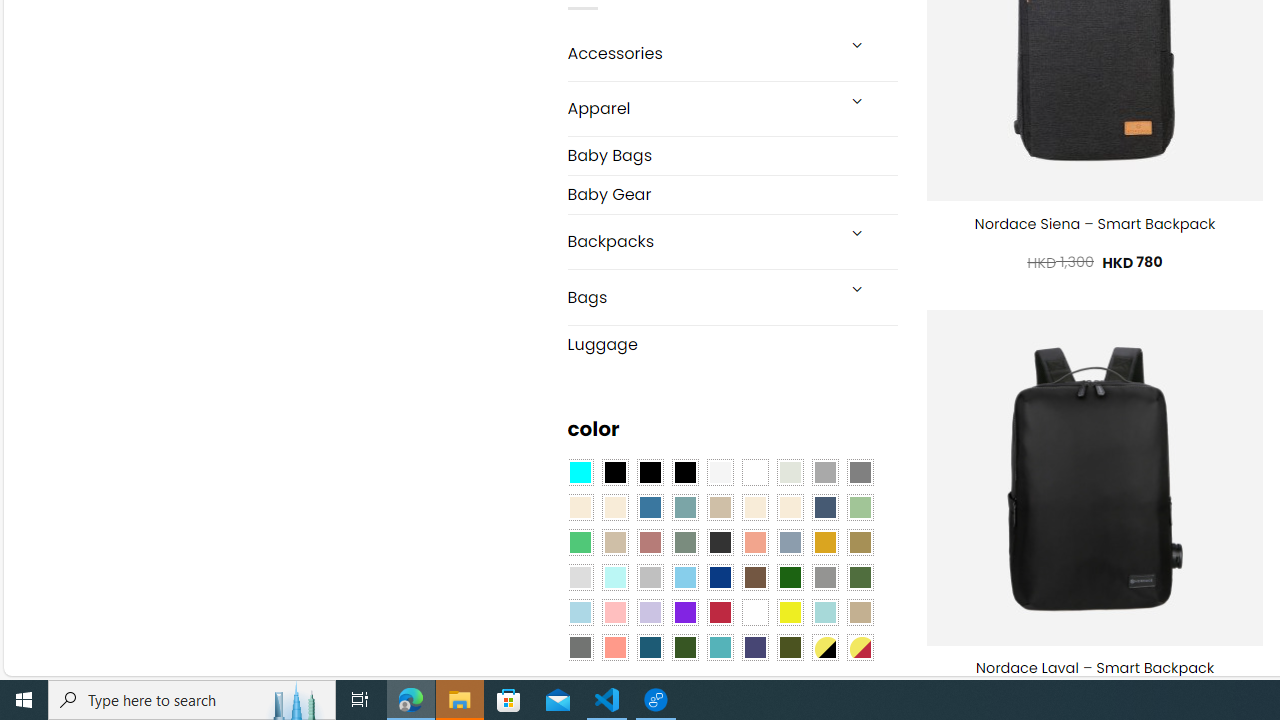 The image size is (1280, 720). I want to click on 'Pearly White', so click(720, 473).